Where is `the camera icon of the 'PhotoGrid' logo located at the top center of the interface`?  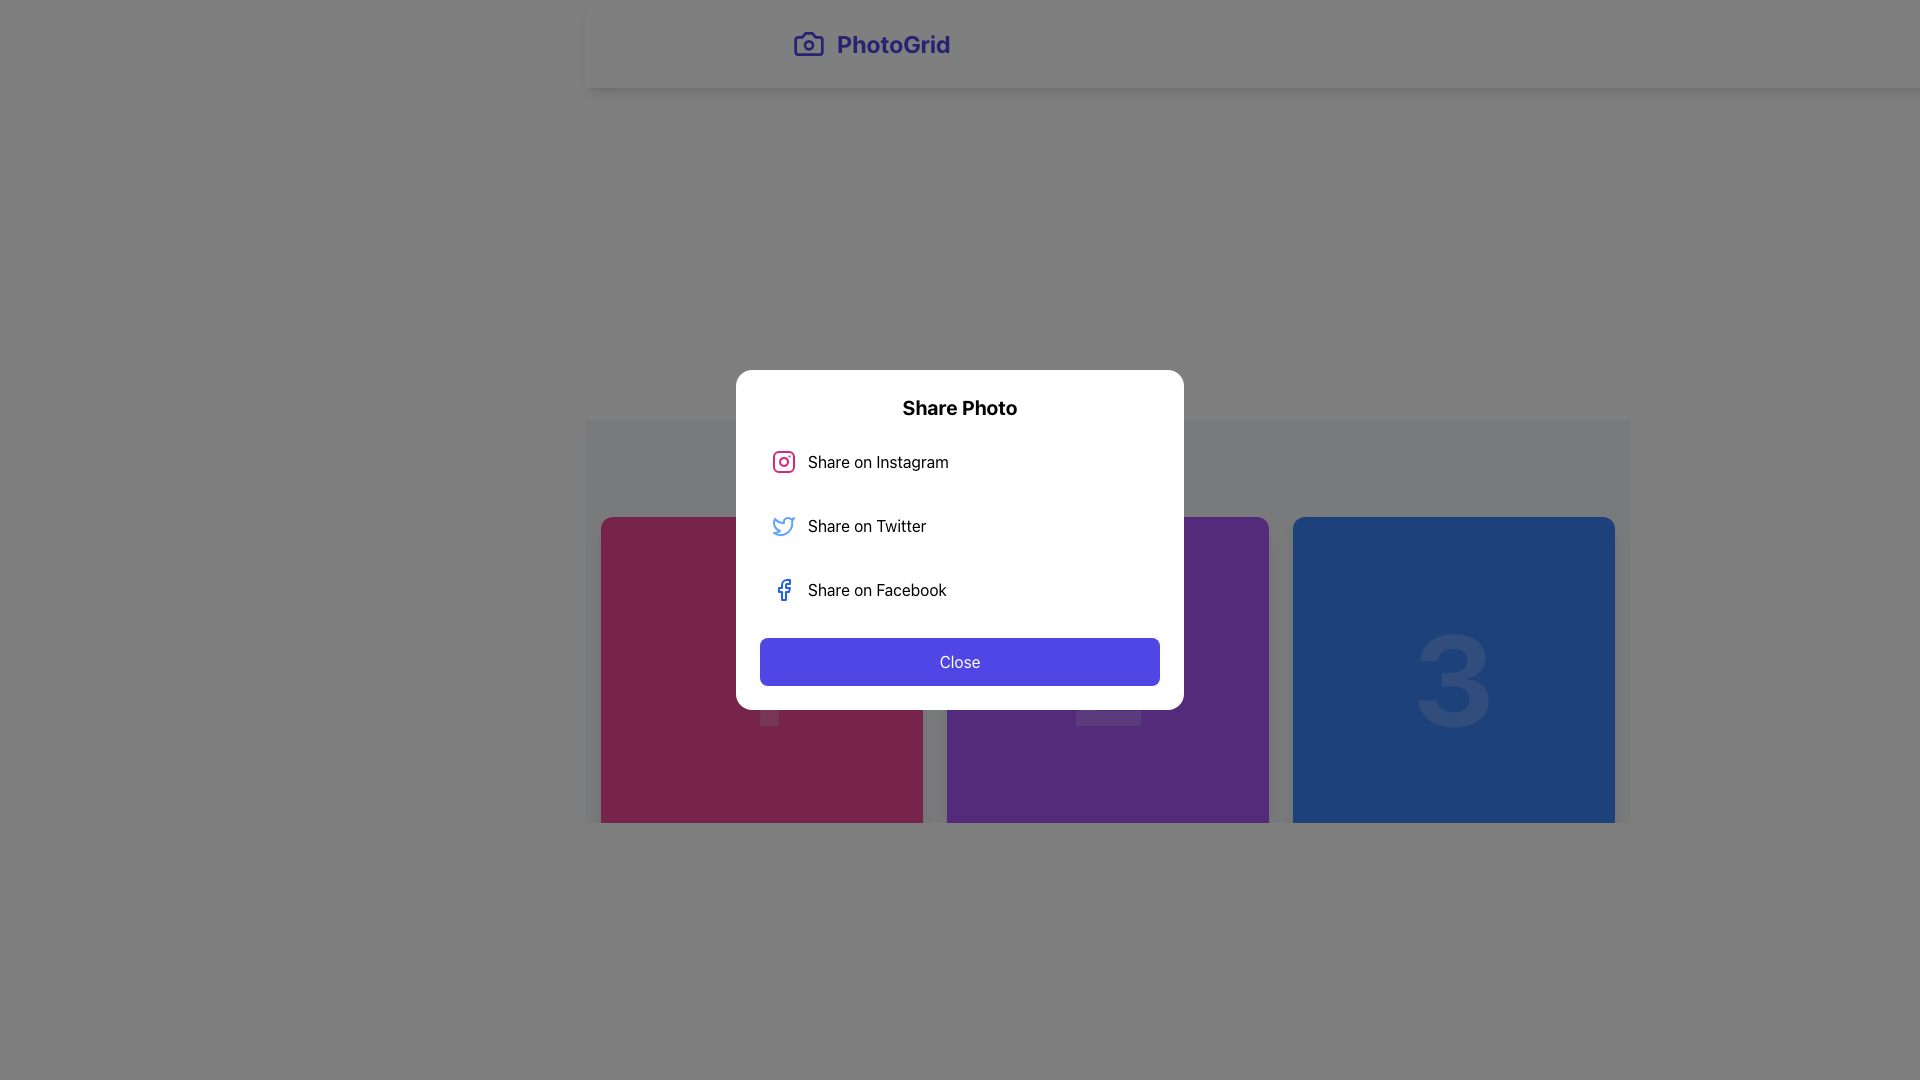
the camera icon of the 'PhotoGrid' logo located at the top center of the interface is located at coordinates (809, 42).